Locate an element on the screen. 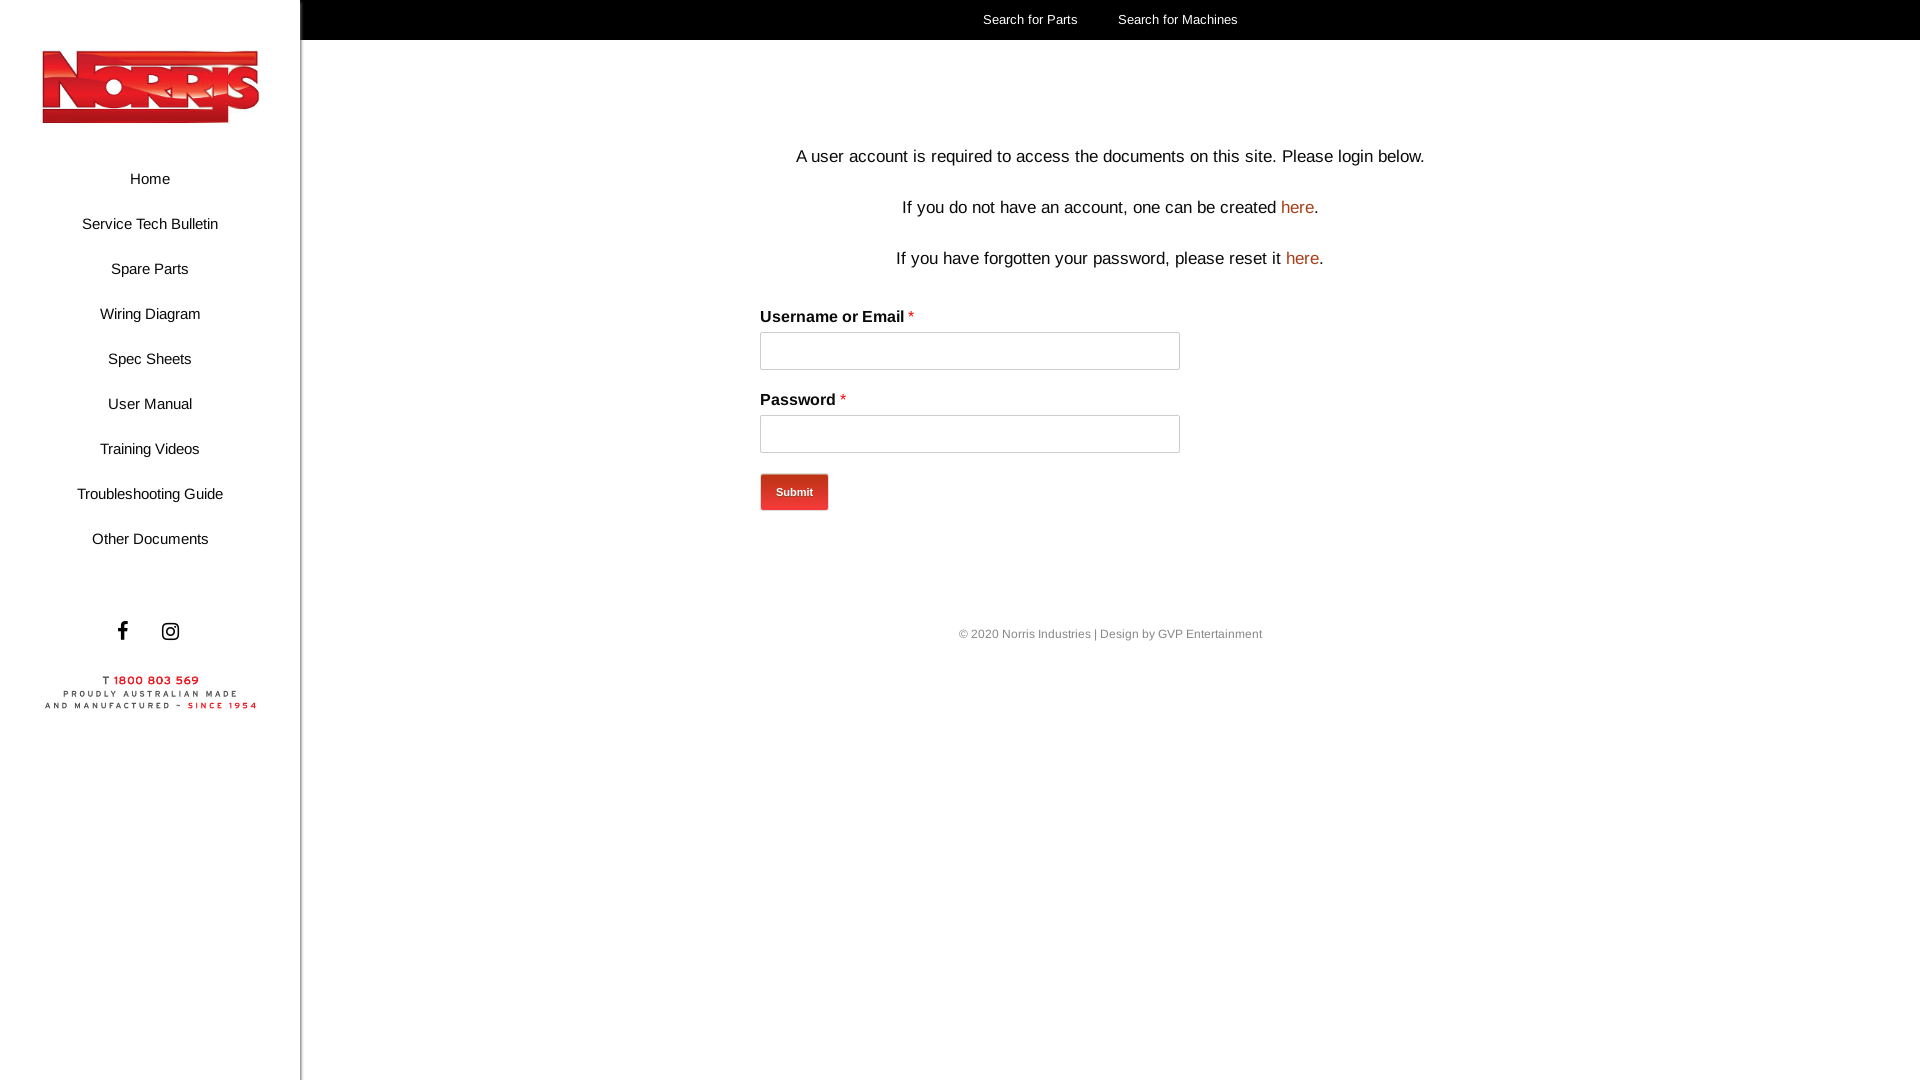  'Wiring Diagram' is located at coordinates (148, 313).